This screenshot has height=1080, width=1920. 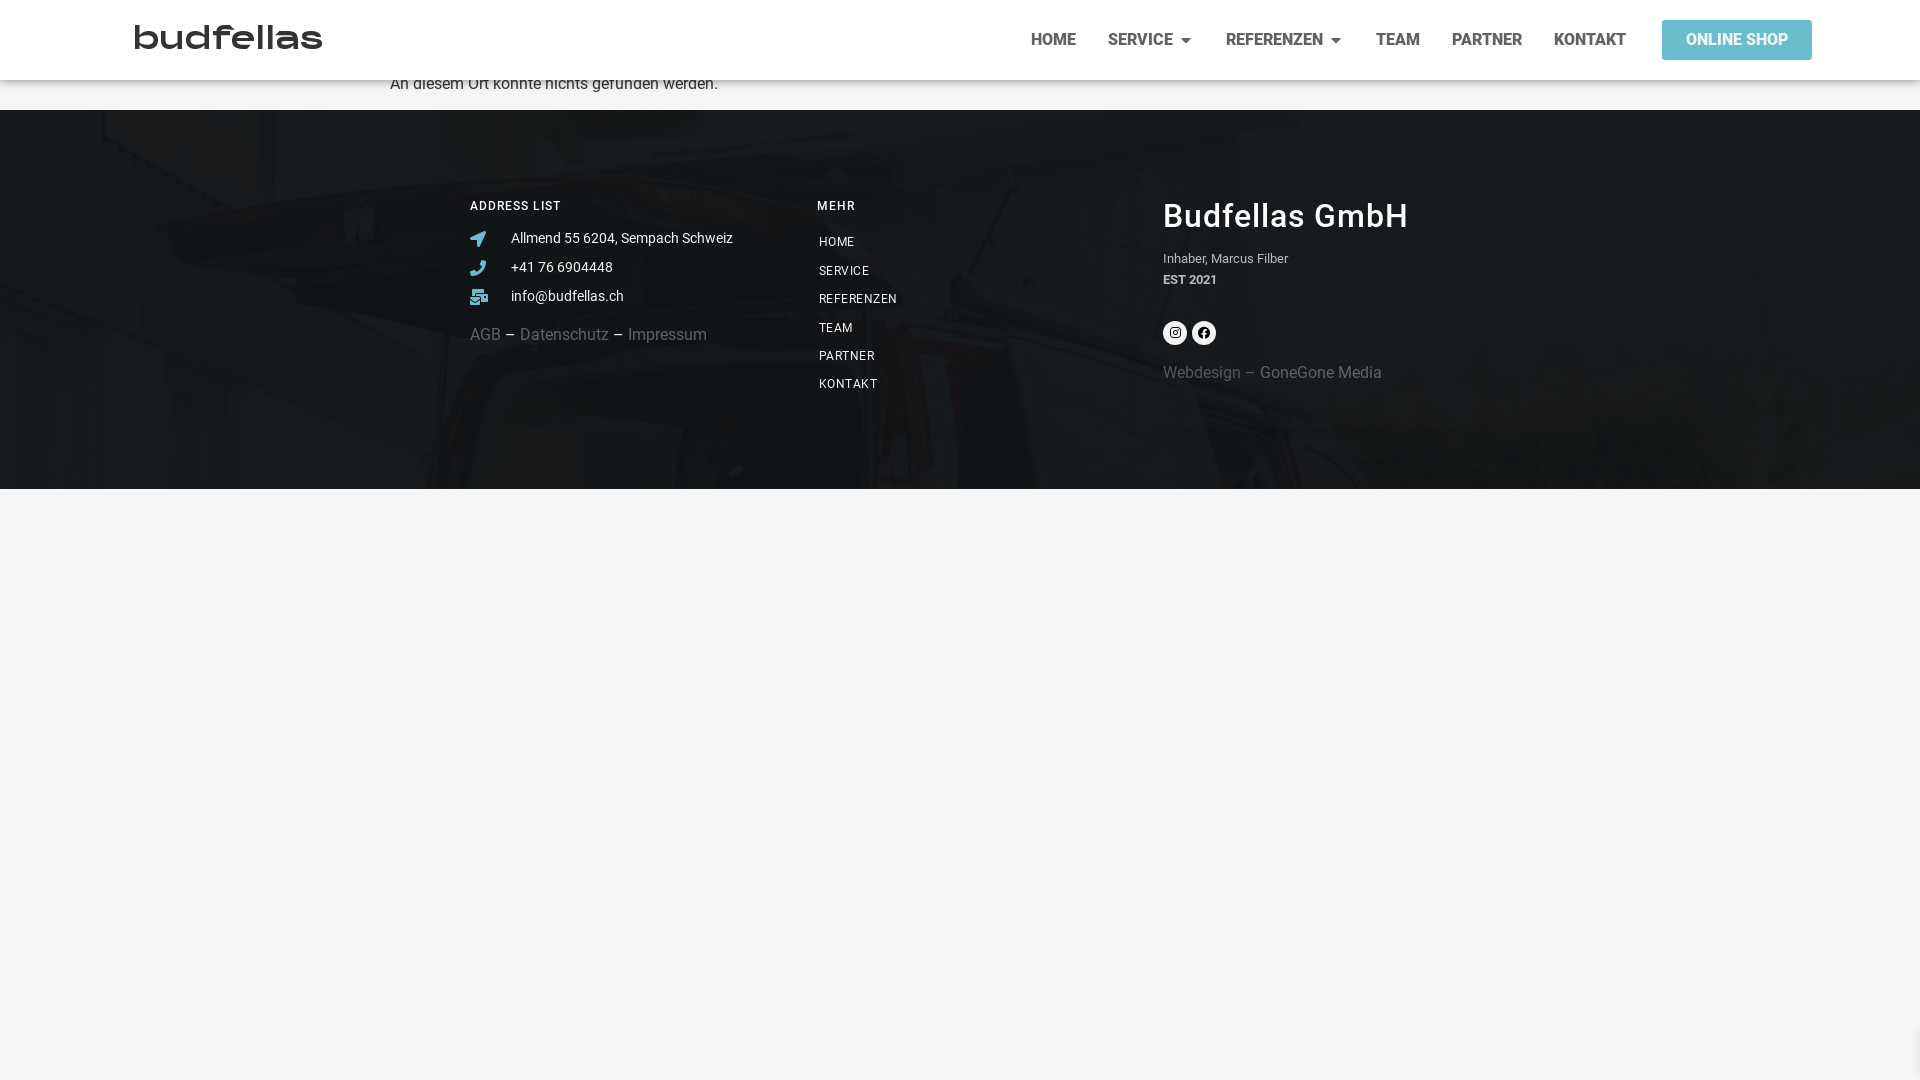 What do you see at coordinates (227, 39) in the screenshot?
I see `'budfellas'` at bounding box center [227, 39].